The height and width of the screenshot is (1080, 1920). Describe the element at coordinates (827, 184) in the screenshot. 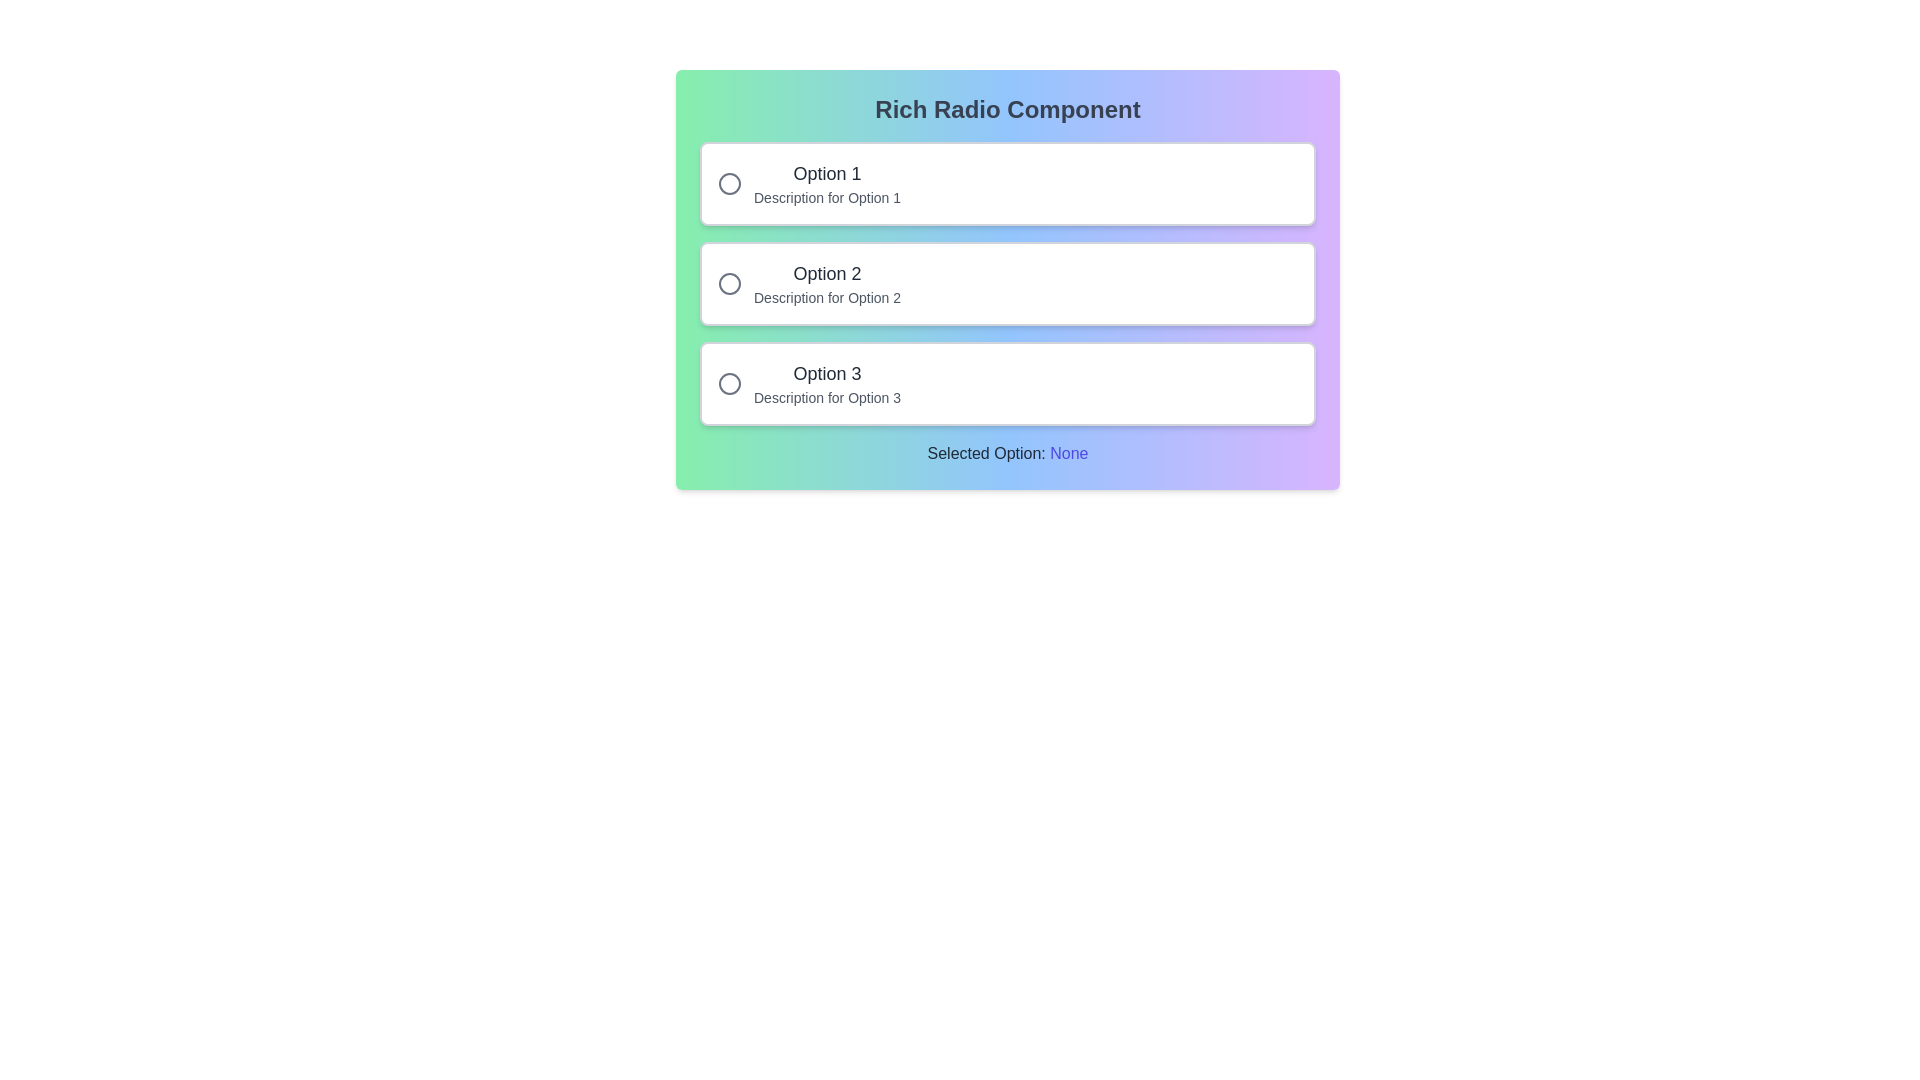

I see `the text block that provides the title and description of the first selectable option in the list, located below 'Rich Radio Component' and next to the circular selector icon` at that location.